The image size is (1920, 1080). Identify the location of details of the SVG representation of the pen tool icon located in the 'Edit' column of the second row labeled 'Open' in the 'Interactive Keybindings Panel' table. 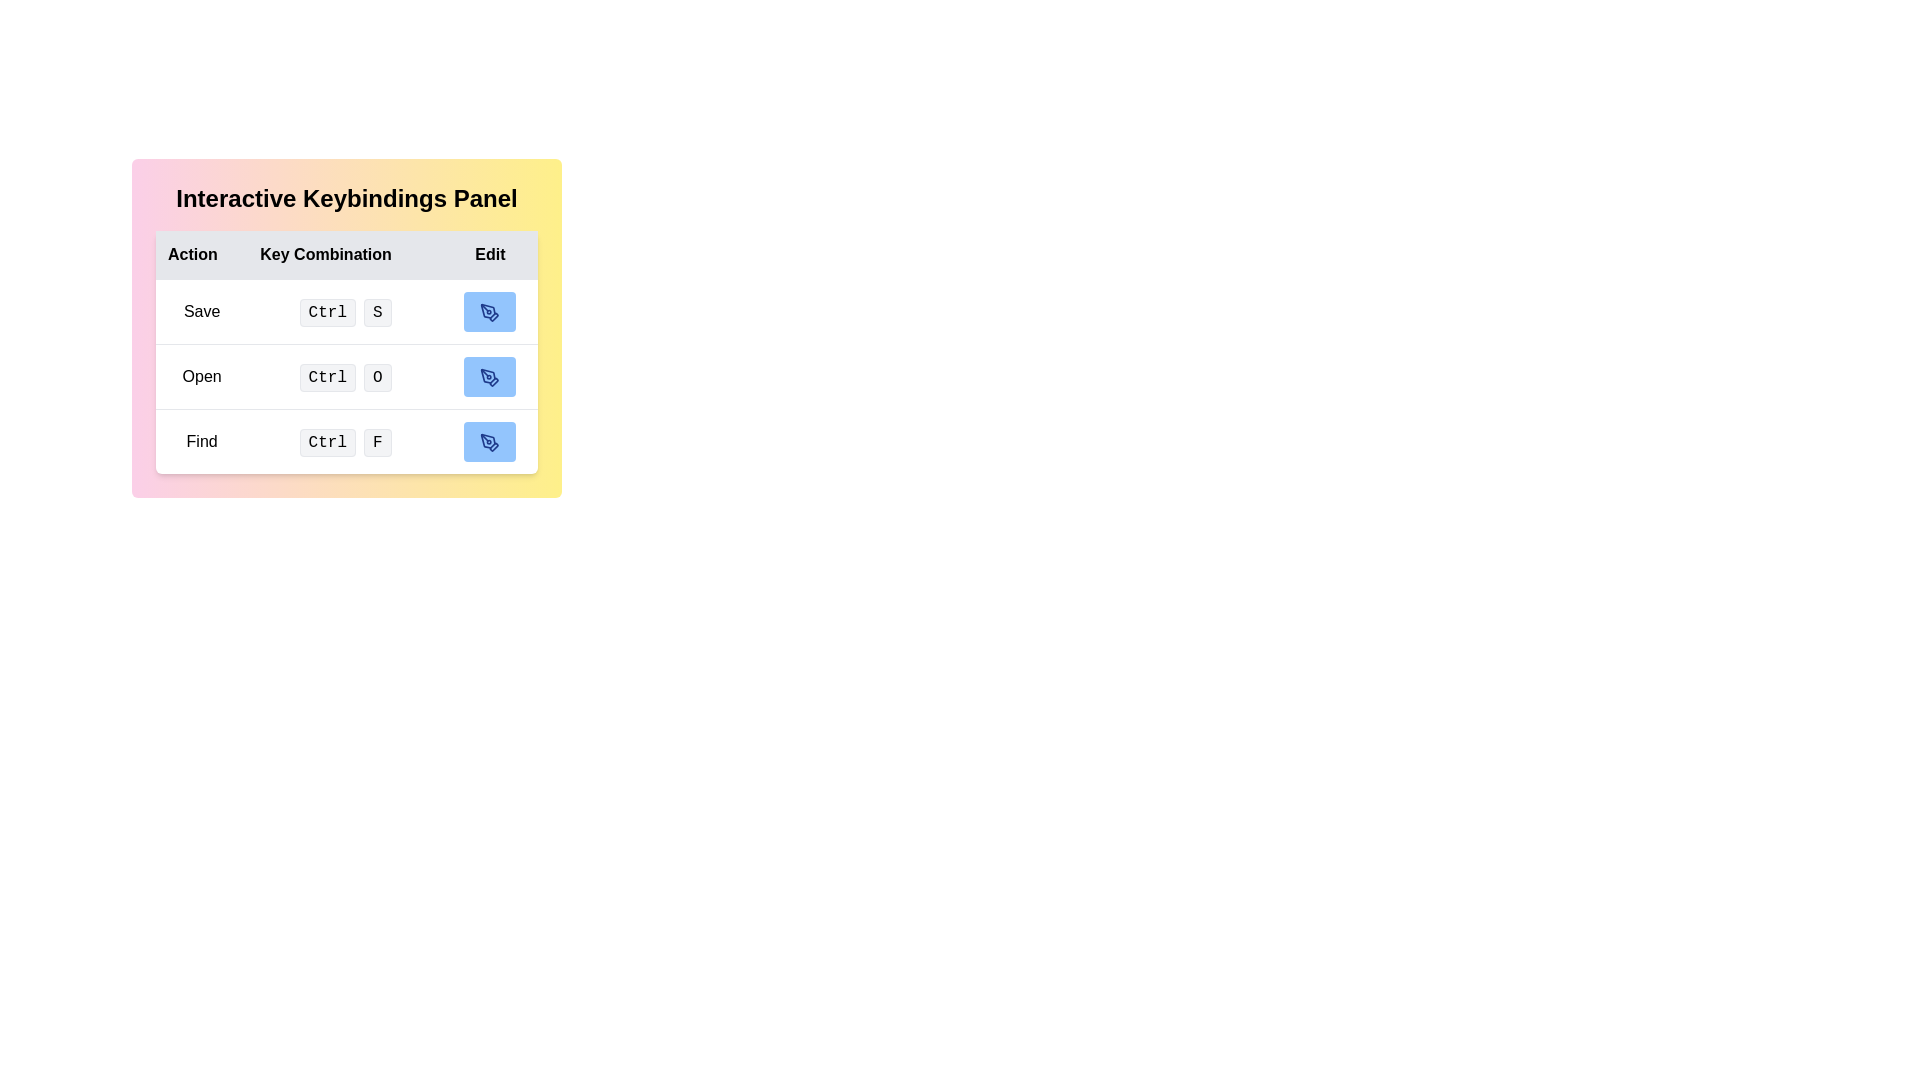
(488, 376).